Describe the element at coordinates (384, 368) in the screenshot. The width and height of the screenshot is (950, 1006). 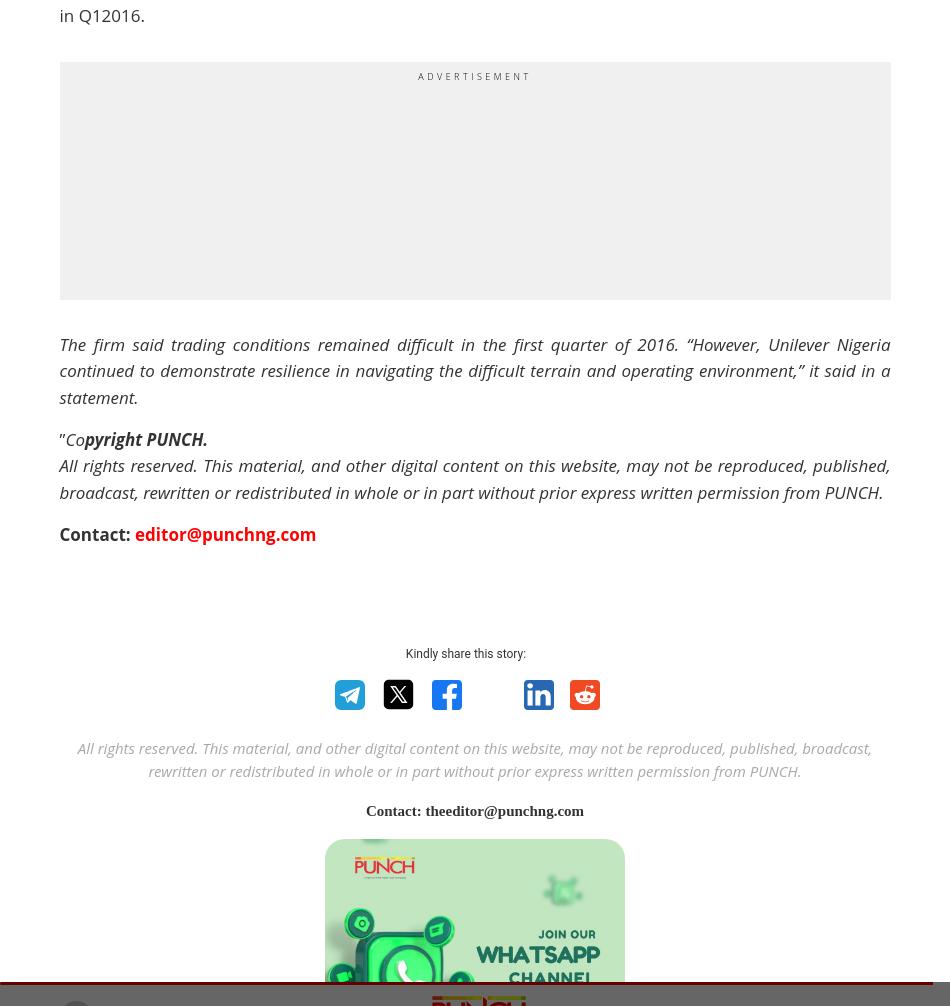
I see `'Barrier Breakers'` at that location.